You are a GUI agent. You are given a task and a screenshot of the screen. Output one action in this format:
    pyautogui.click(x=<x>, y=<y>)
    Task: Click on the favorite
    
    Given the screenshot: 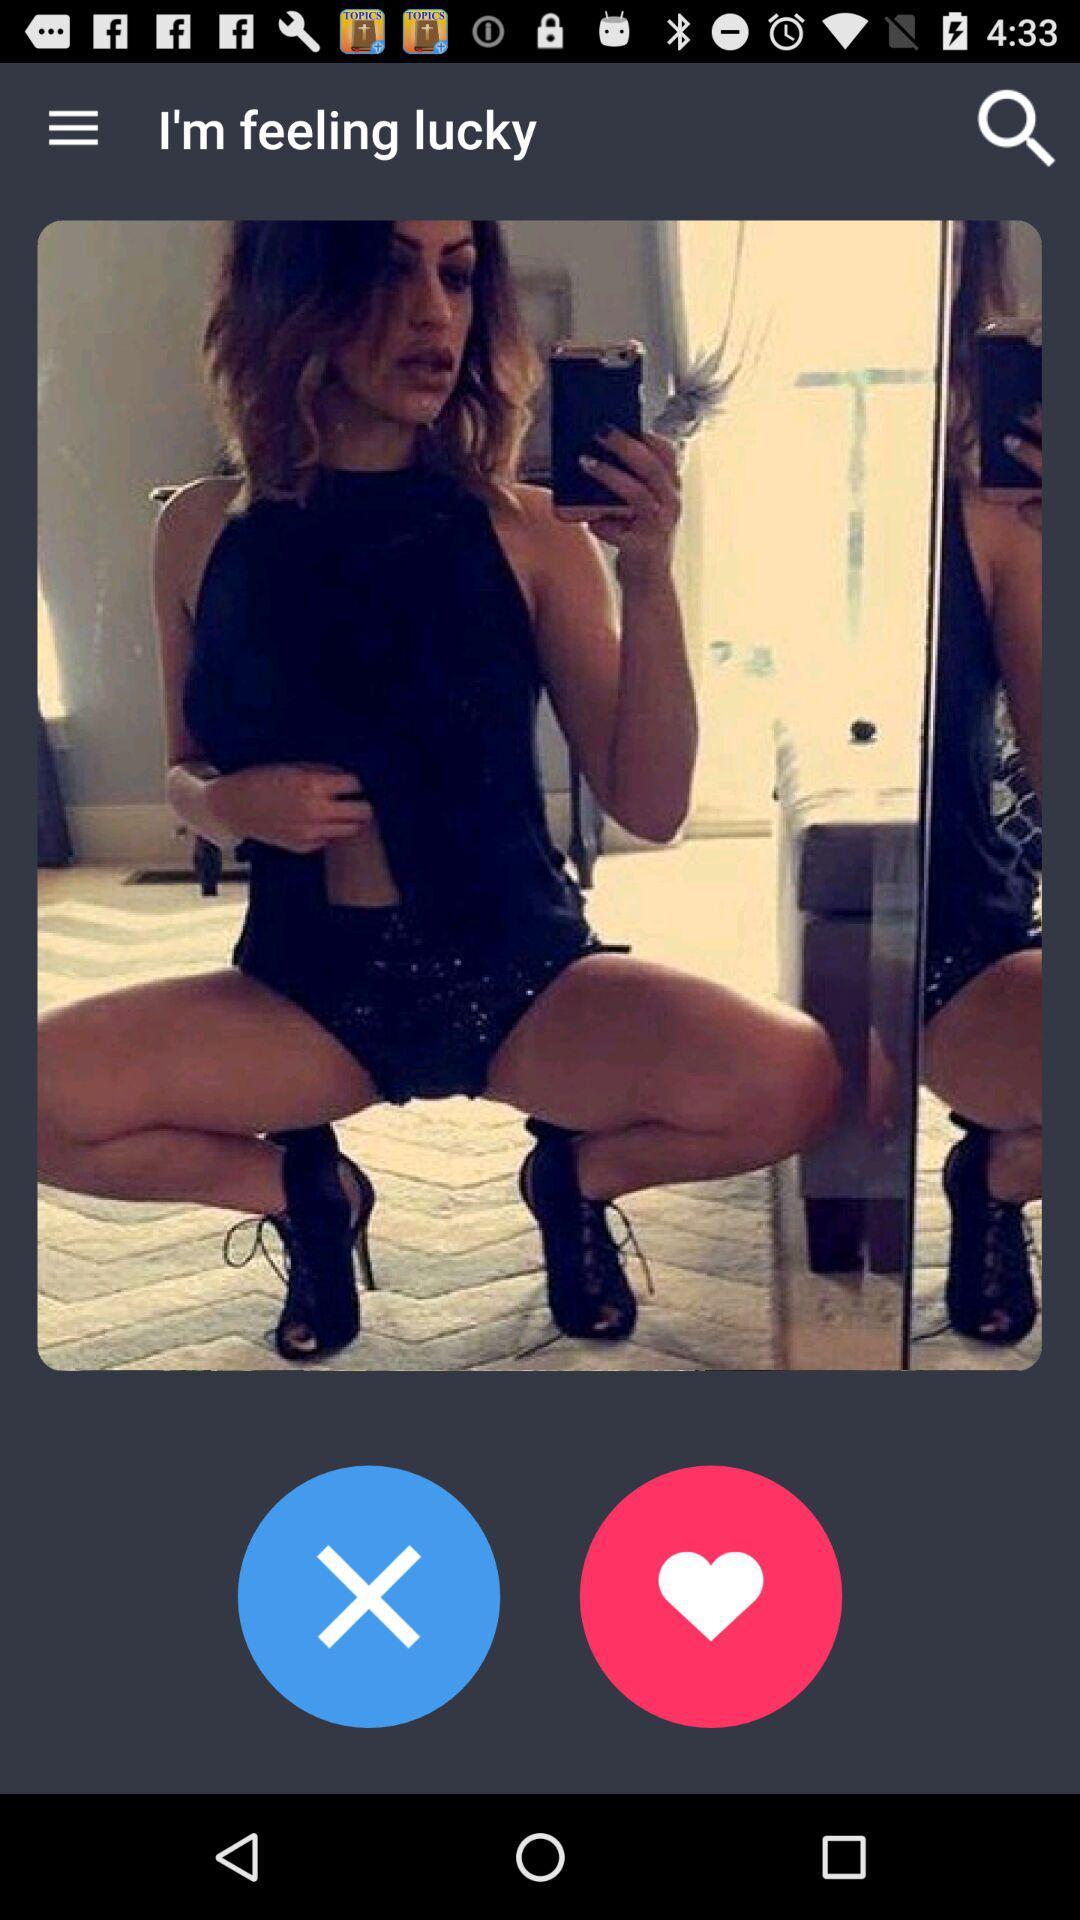 What is the action you would take?
    pyautogui.click(x=709, y=1595)
    